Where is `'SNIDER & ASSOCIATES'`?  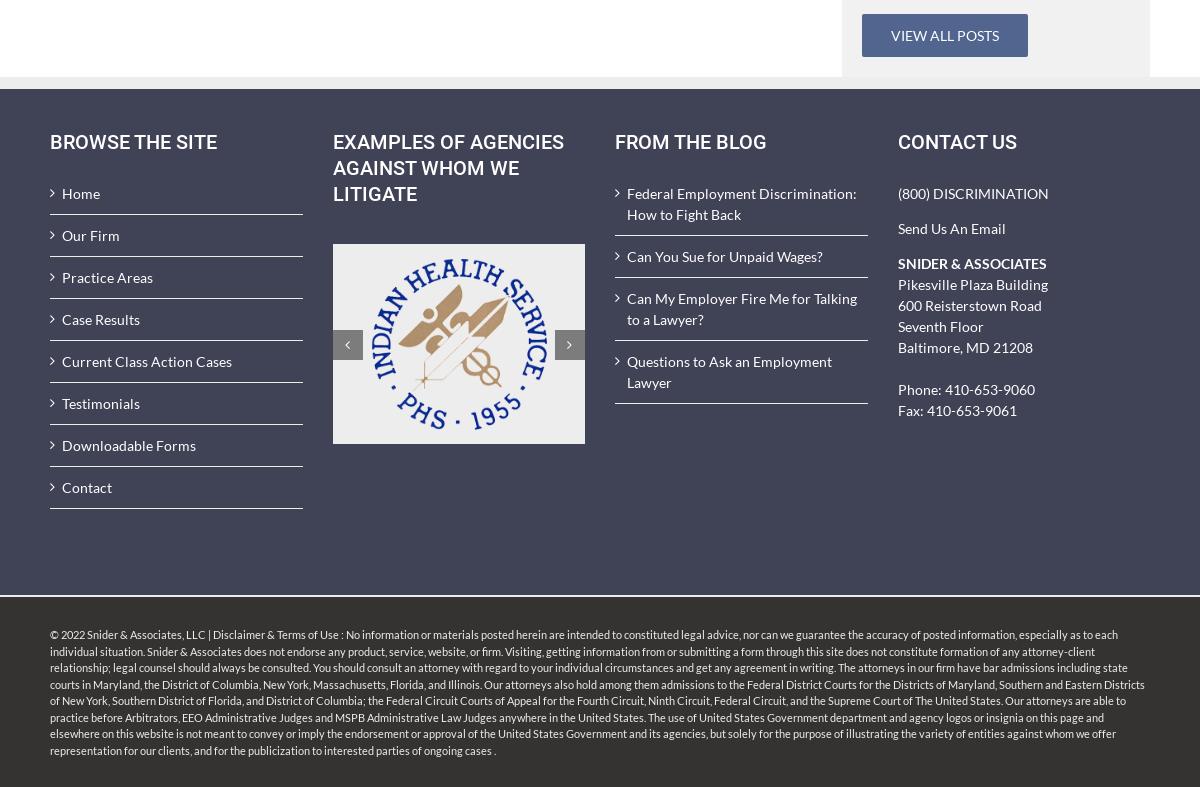
'SNIDER & ASSOCIATES' is located at coordinates (971, 262).